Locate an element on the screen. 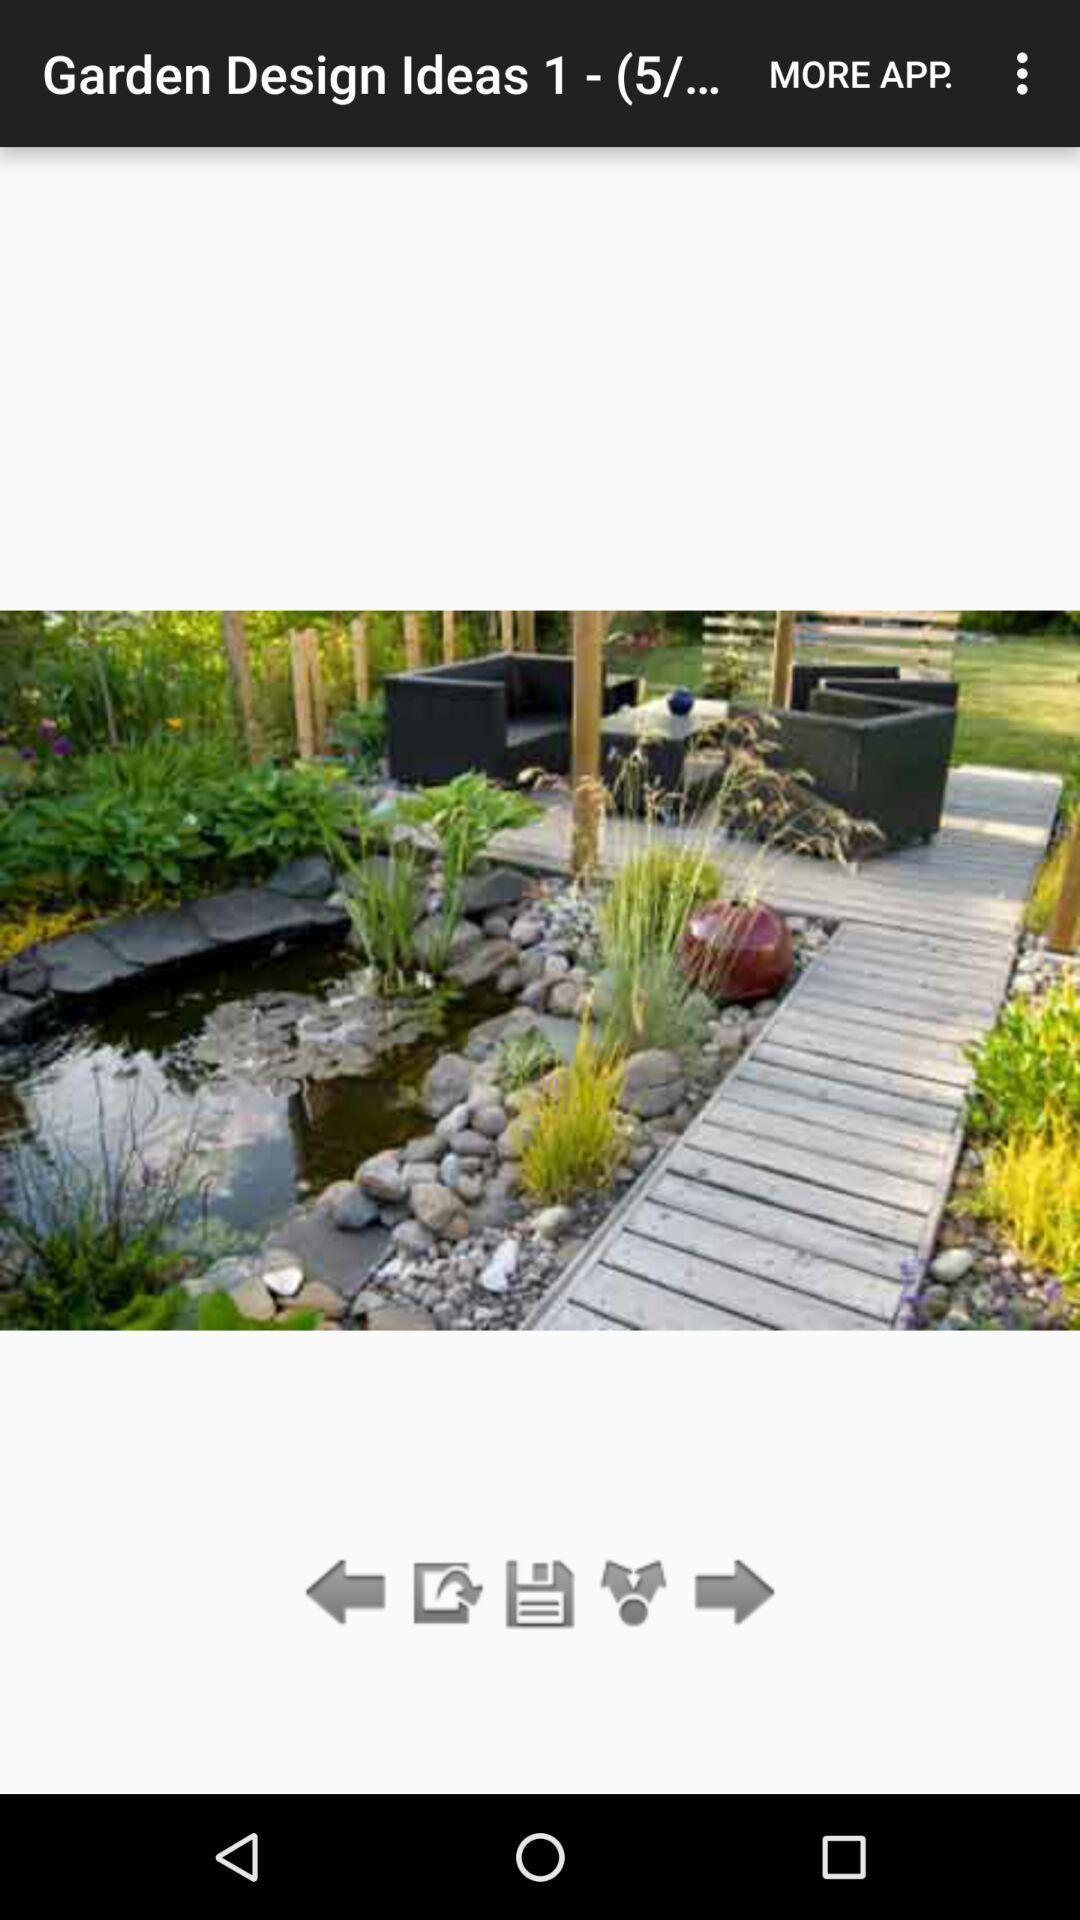  the launch icon is located at coordinates (444, 1593).